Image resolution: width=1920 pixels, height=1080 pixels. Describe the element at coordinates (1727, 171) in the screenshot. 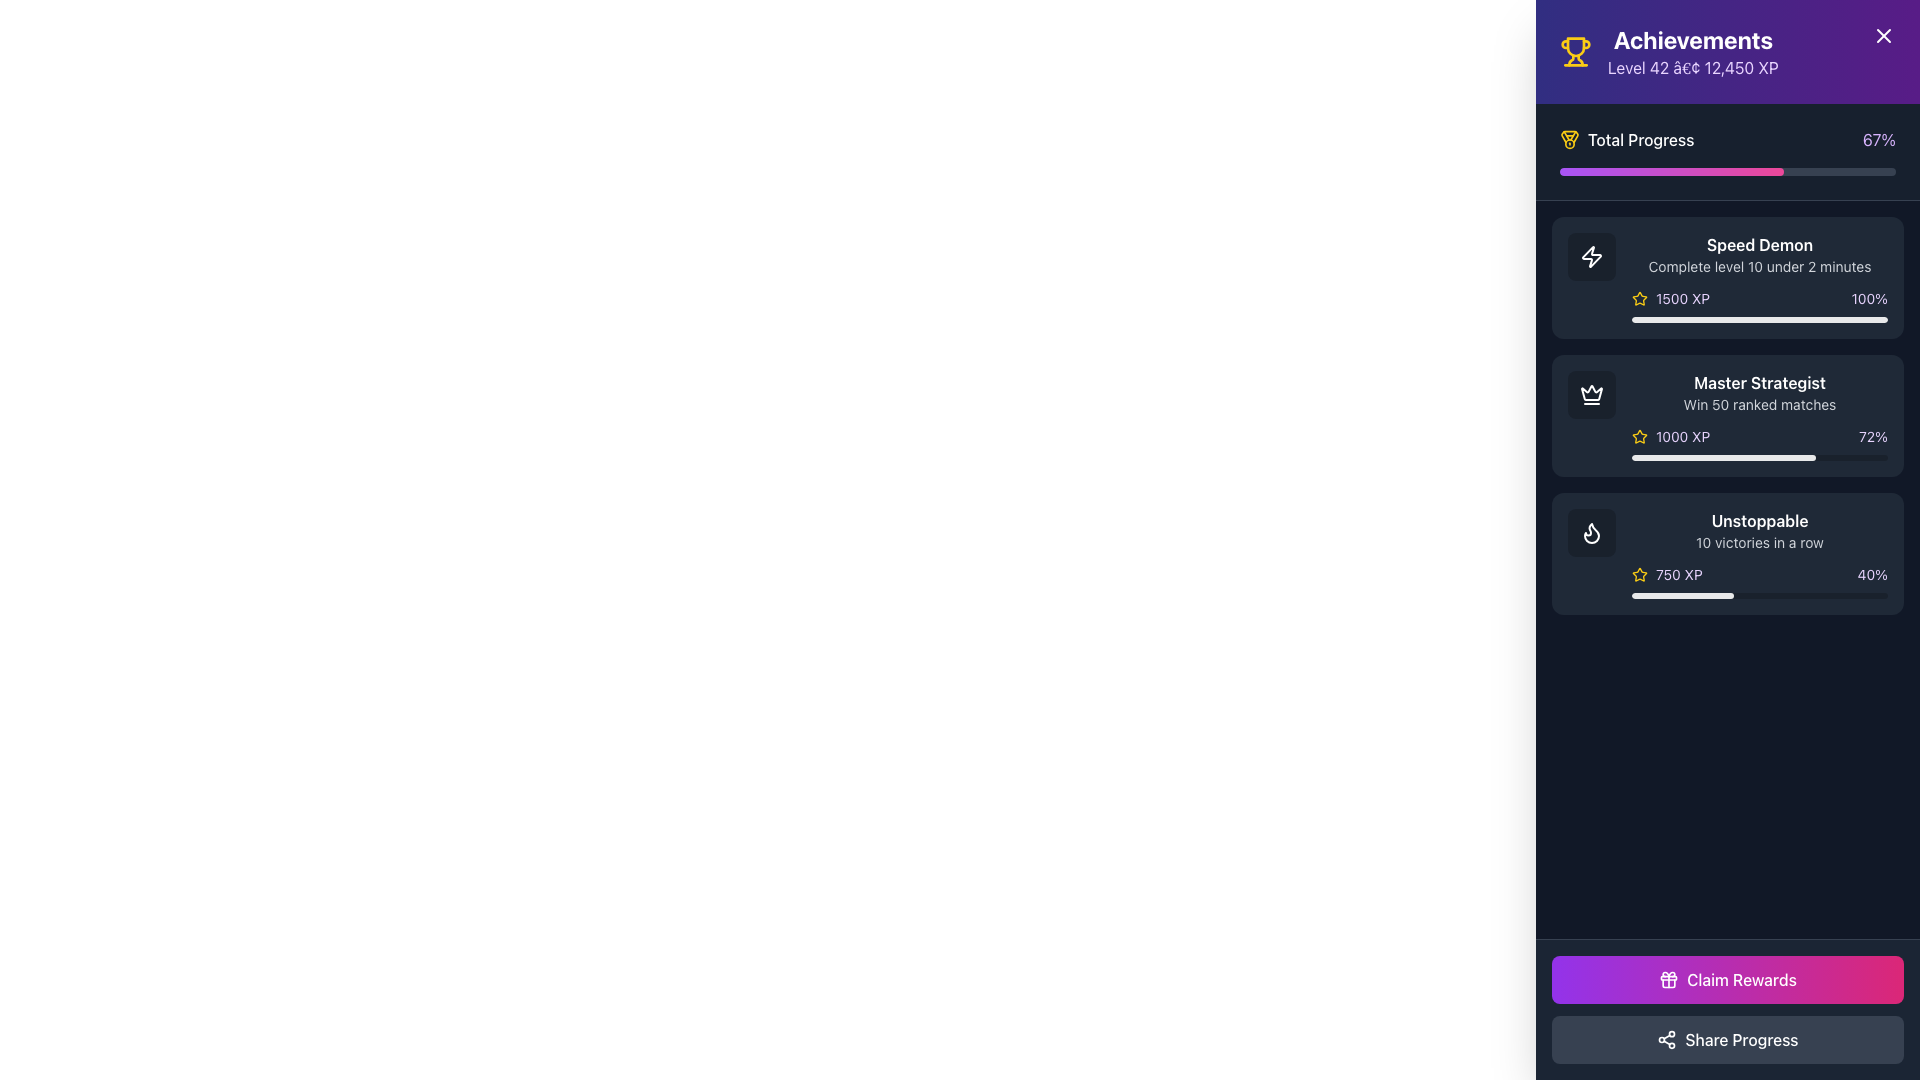

I see `the progress bar located beneath the 'Total Progress' label, which features rounded ends and a vibrant gradient color scheme transitioning from purple to pink` at that location.